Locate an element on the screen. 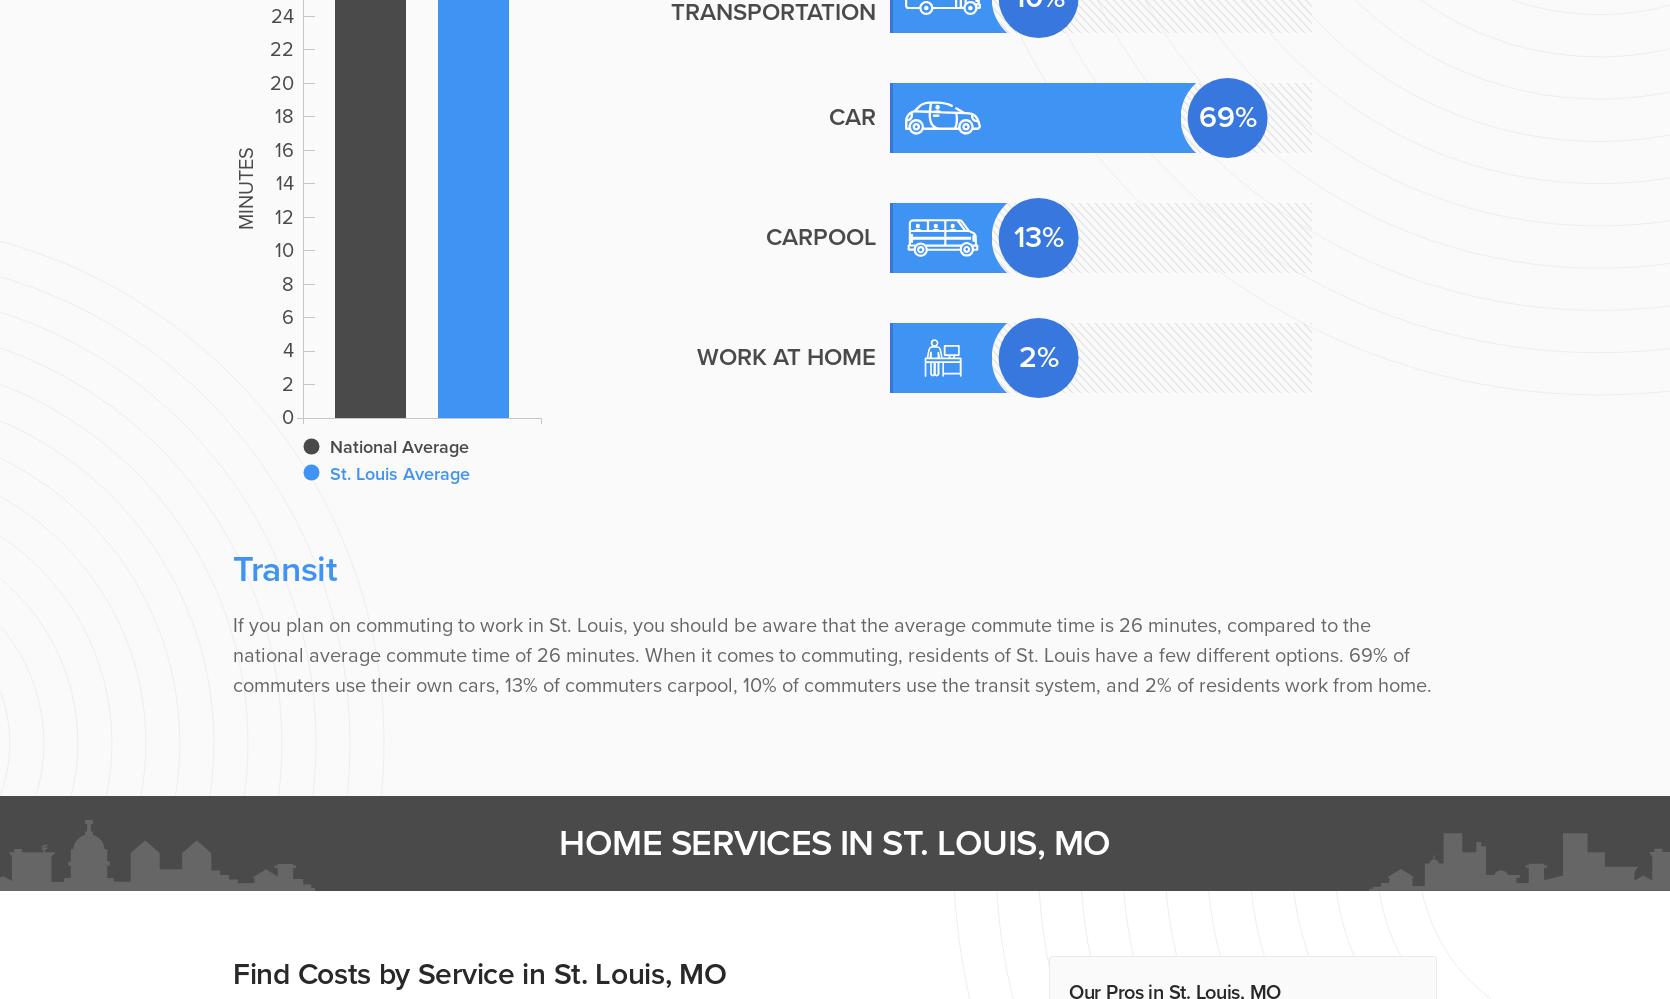  'Car' is located at coordinates (852, 116).